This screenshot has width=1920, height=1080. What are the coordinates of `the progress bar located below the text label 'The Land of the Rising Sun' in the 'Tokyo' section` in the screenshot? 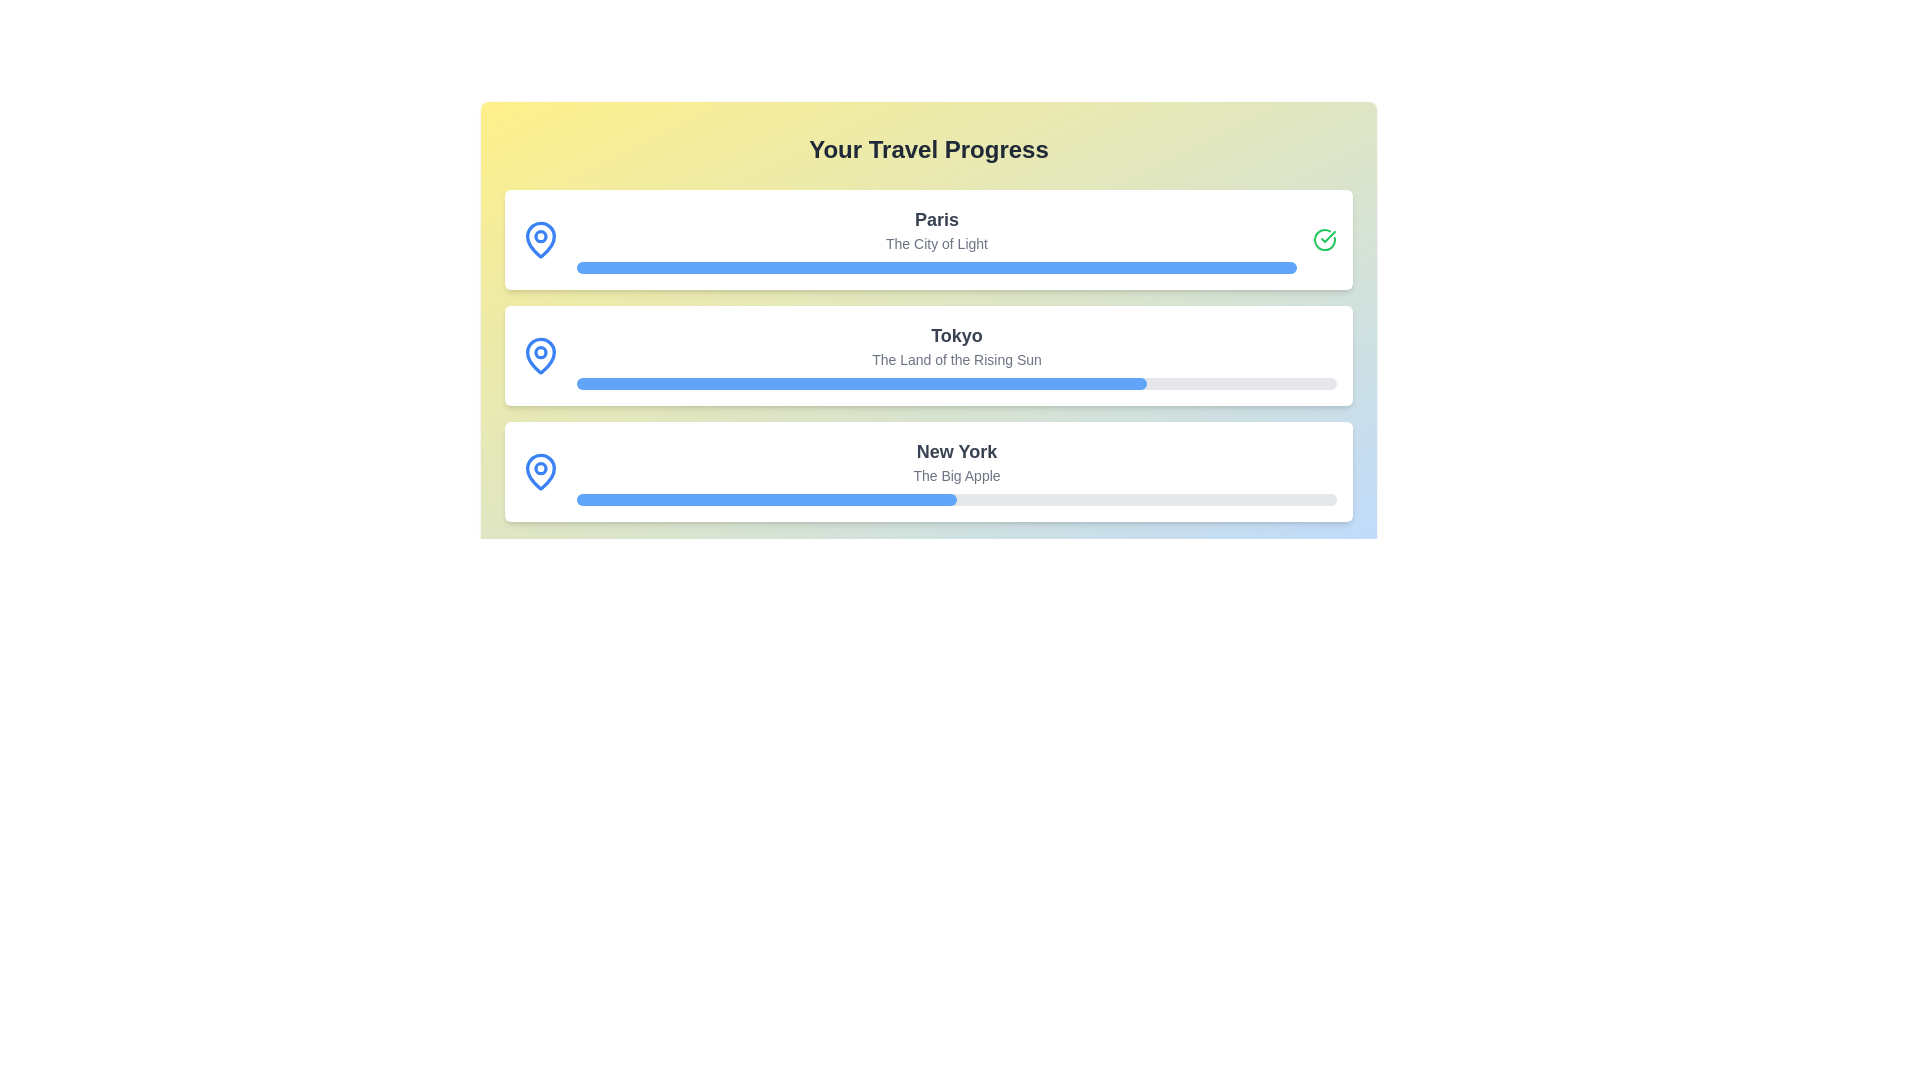 It's located at (955, 384).